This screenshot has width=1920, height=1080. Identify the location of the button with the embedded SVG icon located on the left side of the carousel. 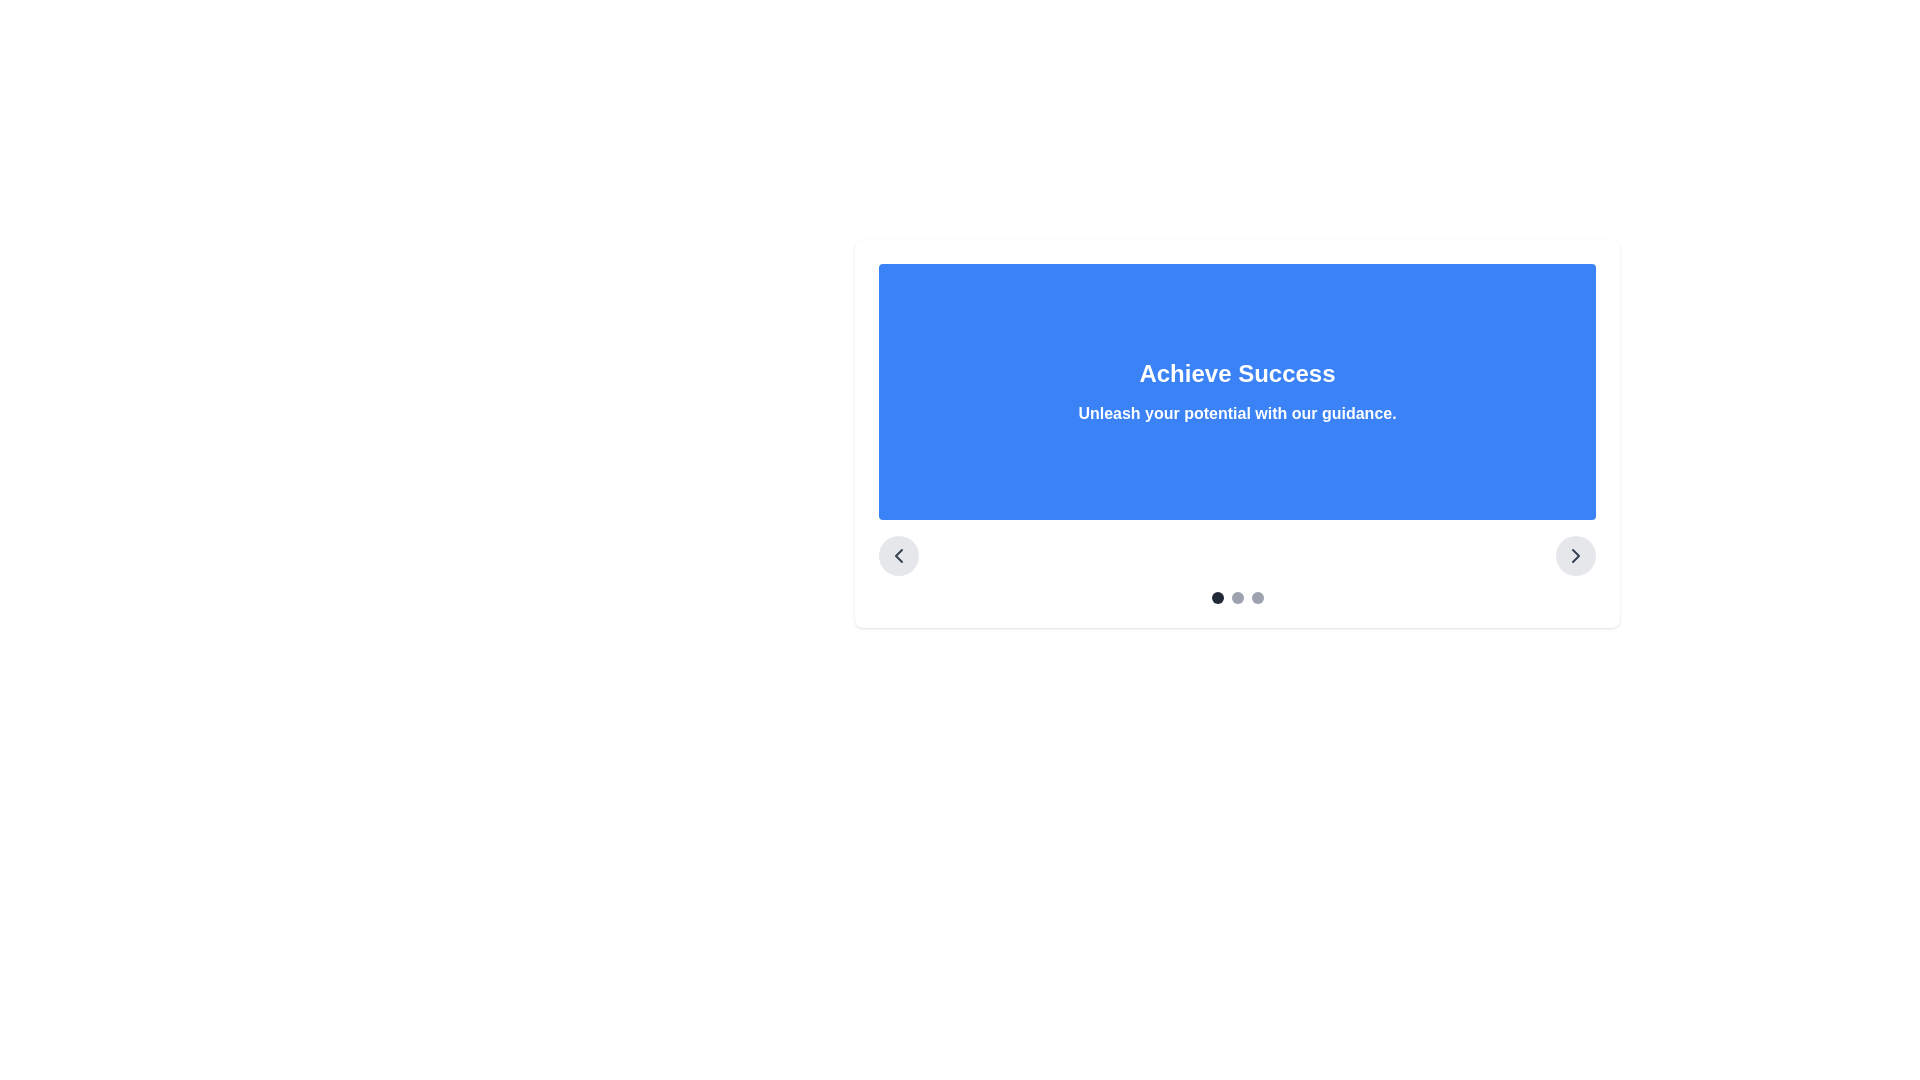
(897, 555).